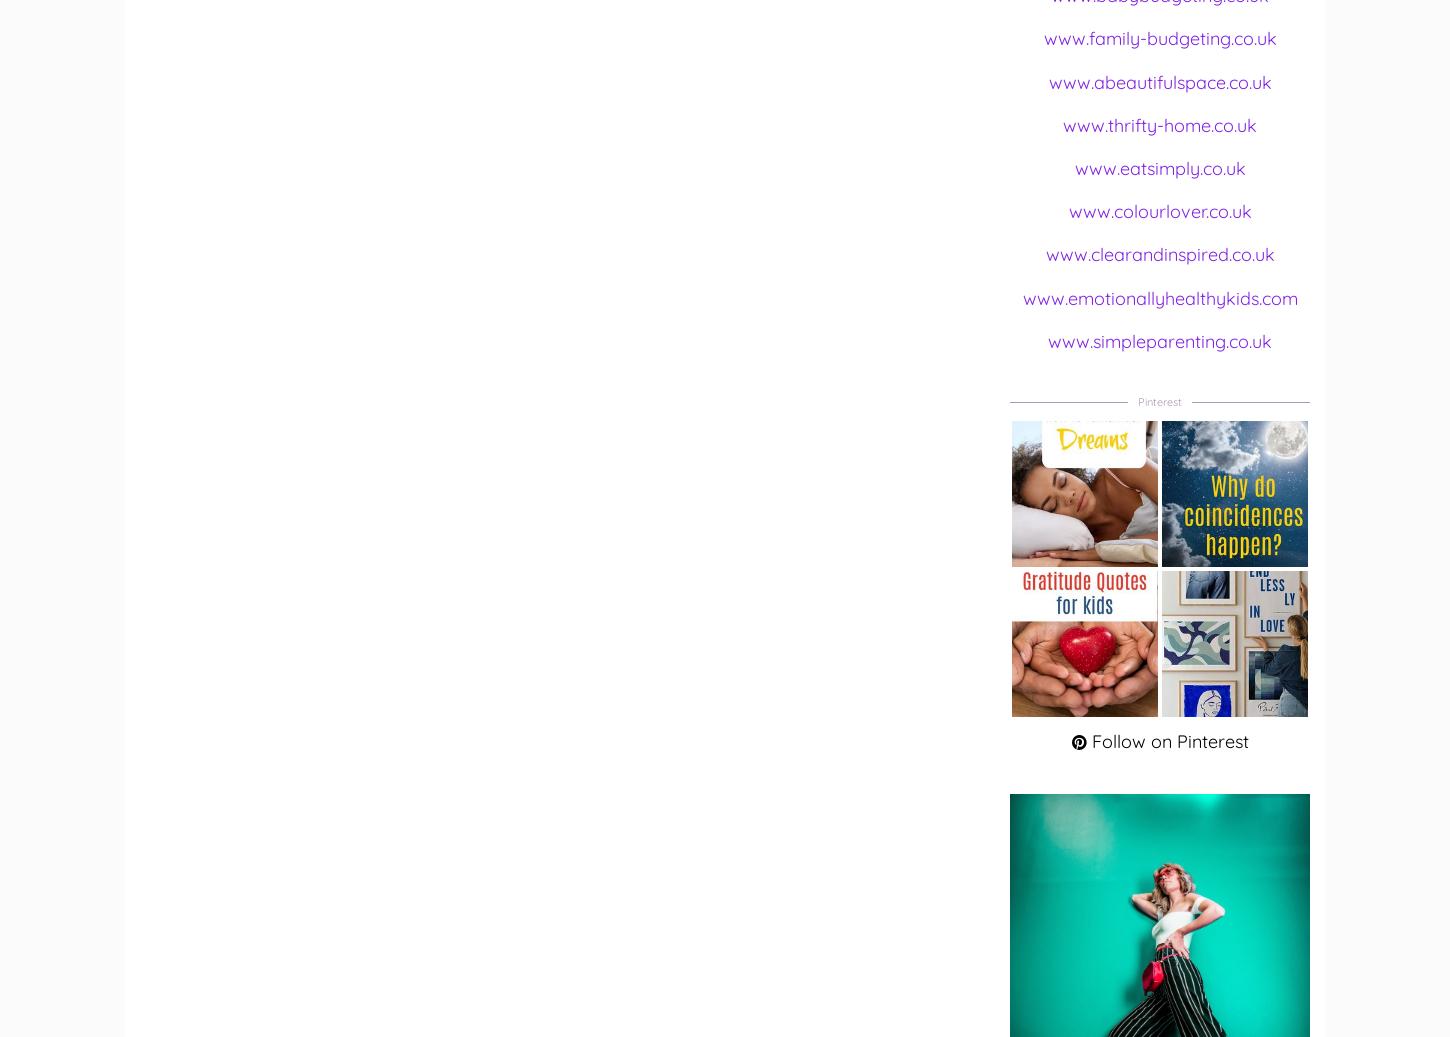  What do you see at coordinates (1158, 80) in the screenshot?
I see `'www.abeautifulspace.co.uk'` at bounding box center [1158, 80].